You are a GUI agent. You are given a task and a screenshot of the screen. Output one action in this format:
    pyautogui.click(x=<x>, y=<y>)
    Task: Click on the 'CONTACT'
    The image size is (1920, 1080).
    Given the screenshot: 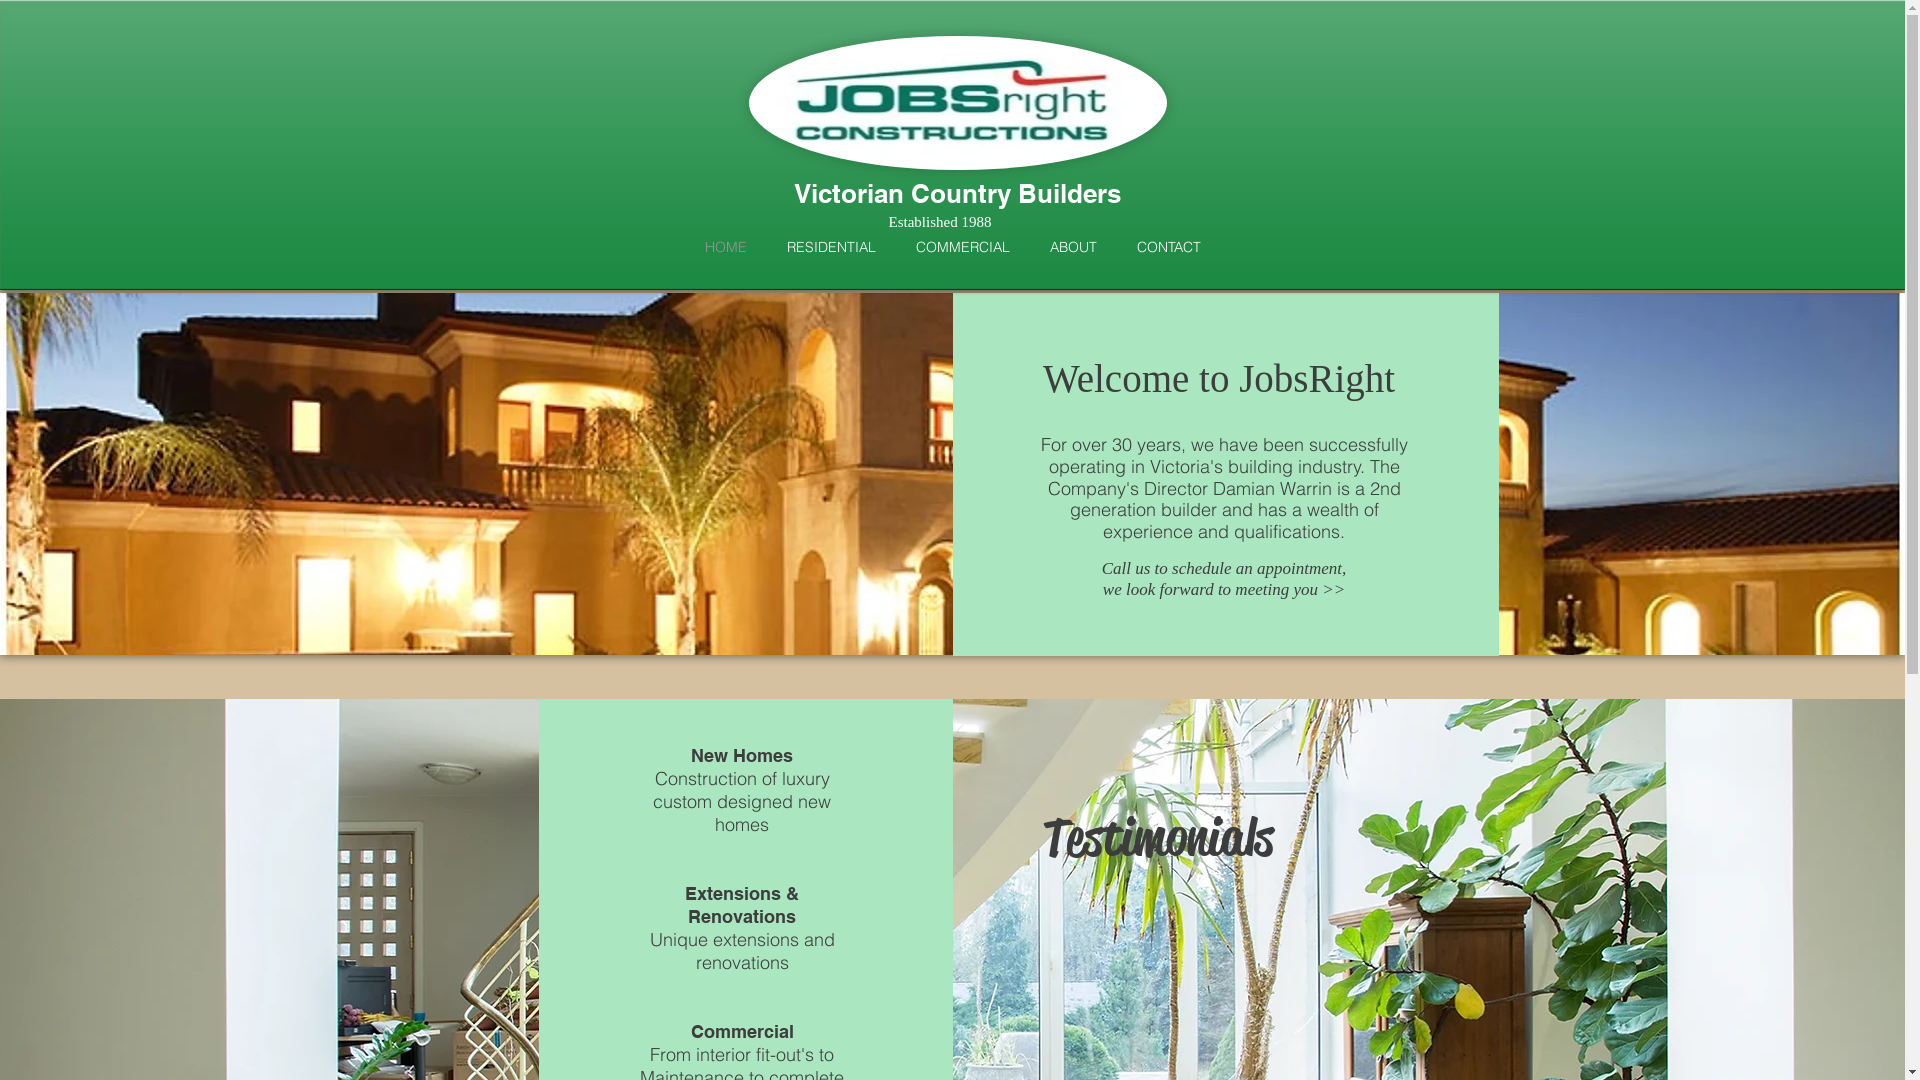 What is the action you would take?
    pyautogui.click(x=1167, y=244)
    